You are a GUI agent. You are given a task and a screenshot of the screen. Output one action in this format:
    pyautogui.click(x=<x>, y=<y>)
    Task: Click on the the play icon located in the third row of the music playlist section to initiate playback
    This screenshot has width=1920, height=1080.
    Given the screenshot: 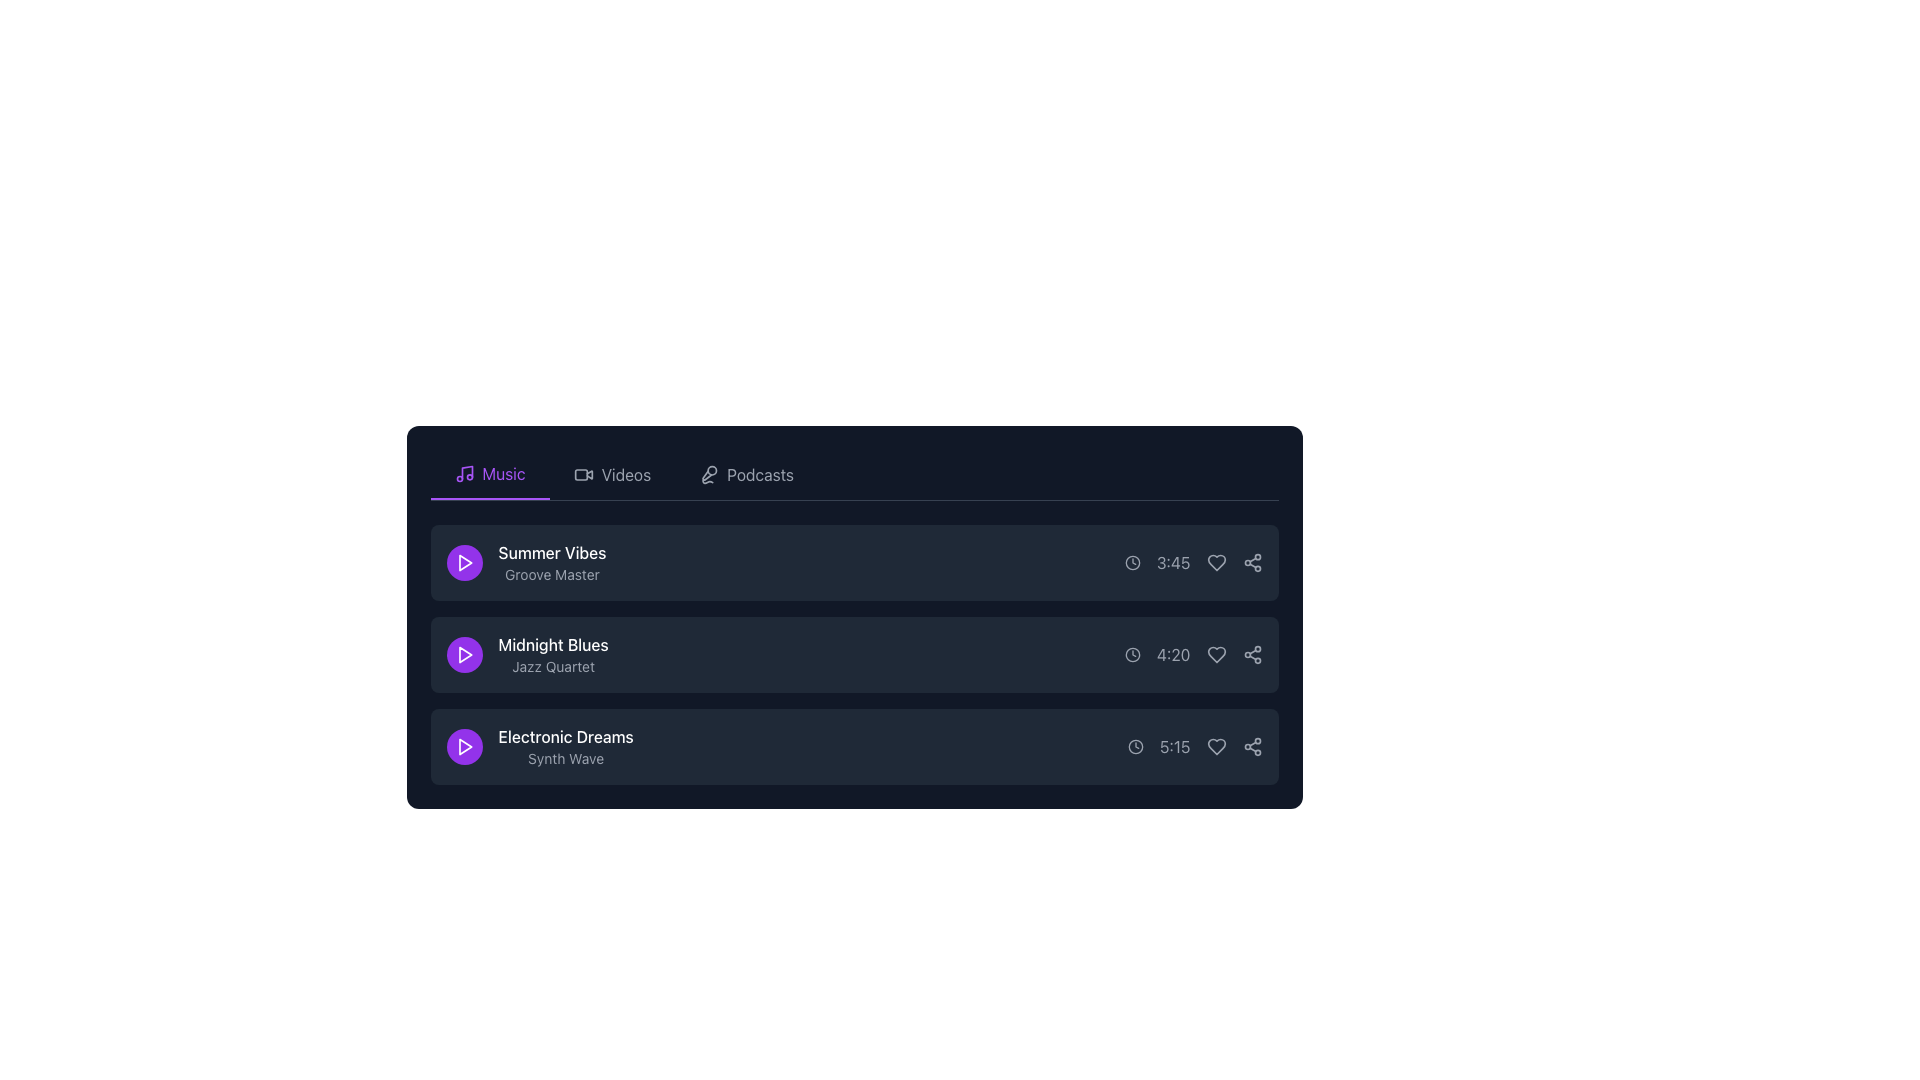 What is the action you would take?
    pyautogui.click(x=464, y=747)
    